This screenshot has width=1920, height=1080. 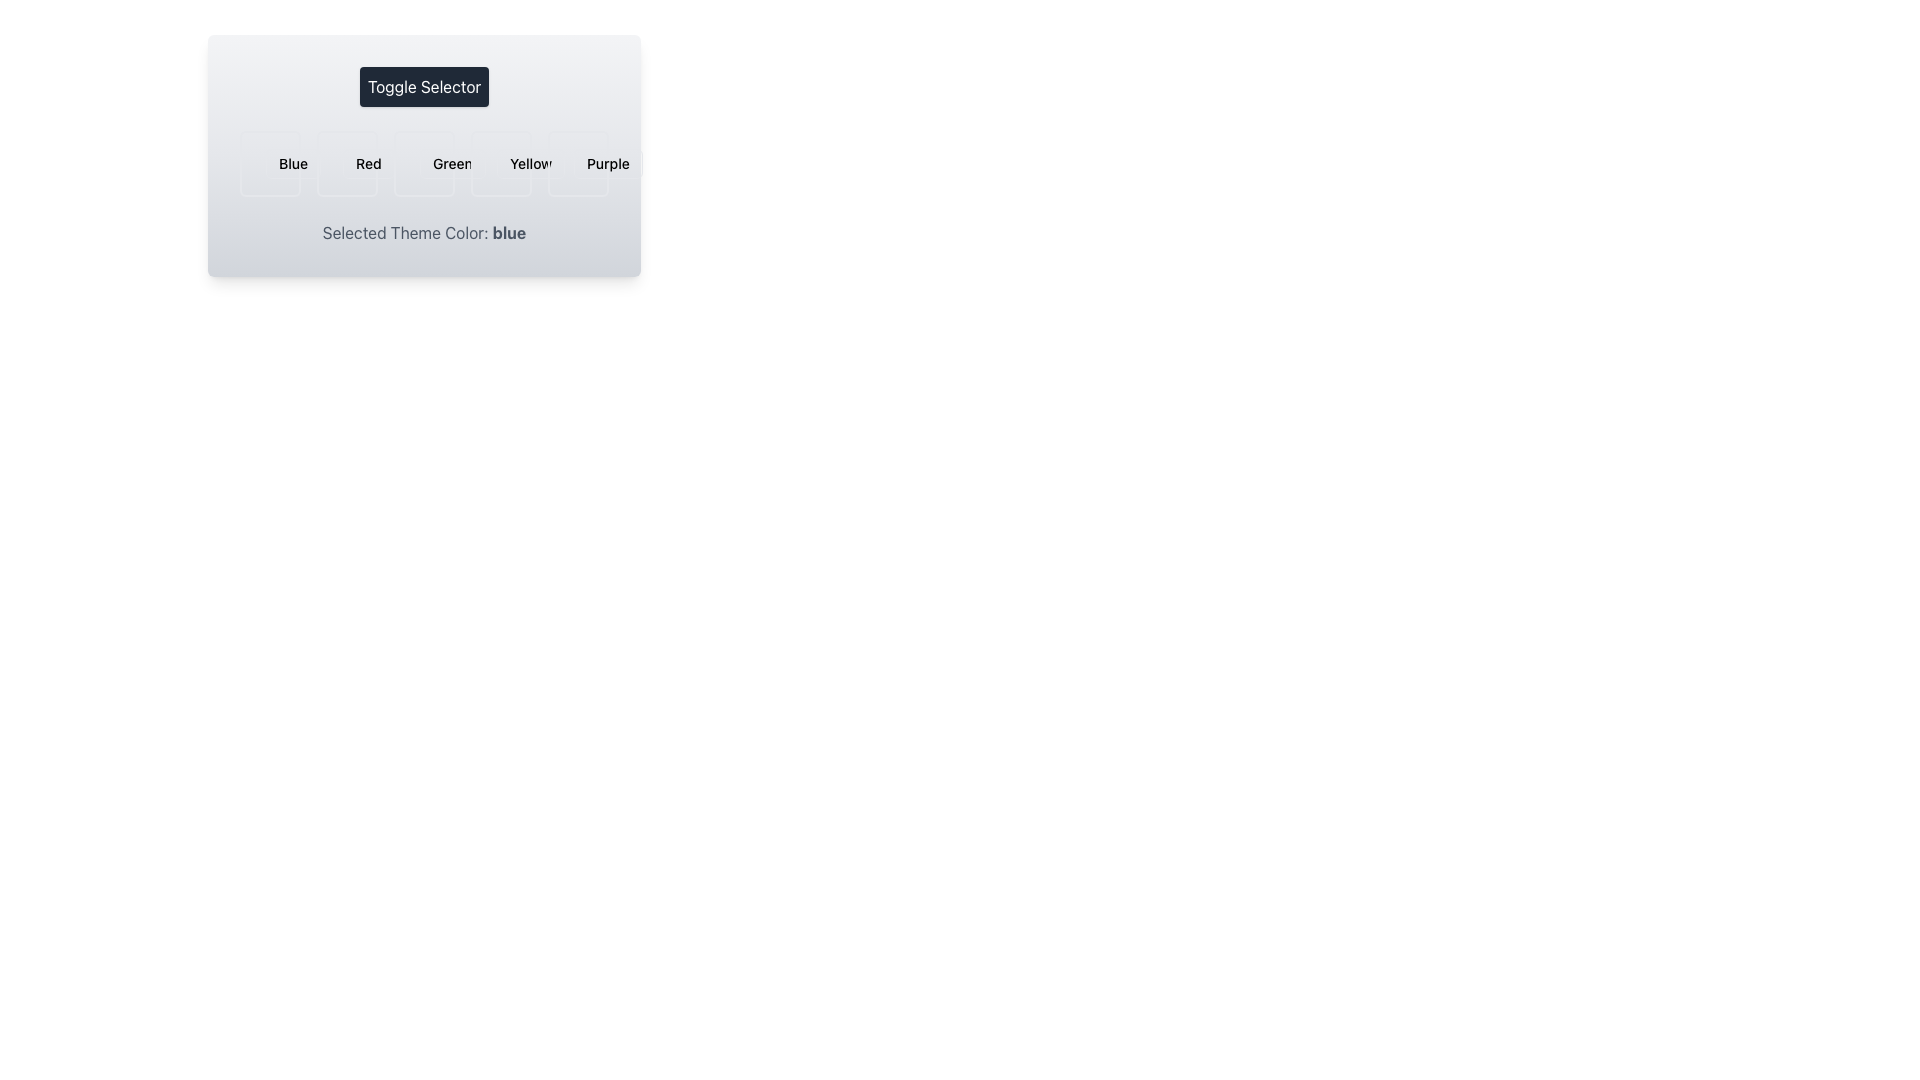 I want to click on the decorative SVG Icon representing the 'Green' option in the theme color selection toggle, which is centered above the text 'Green', so click(x=422, y=163).